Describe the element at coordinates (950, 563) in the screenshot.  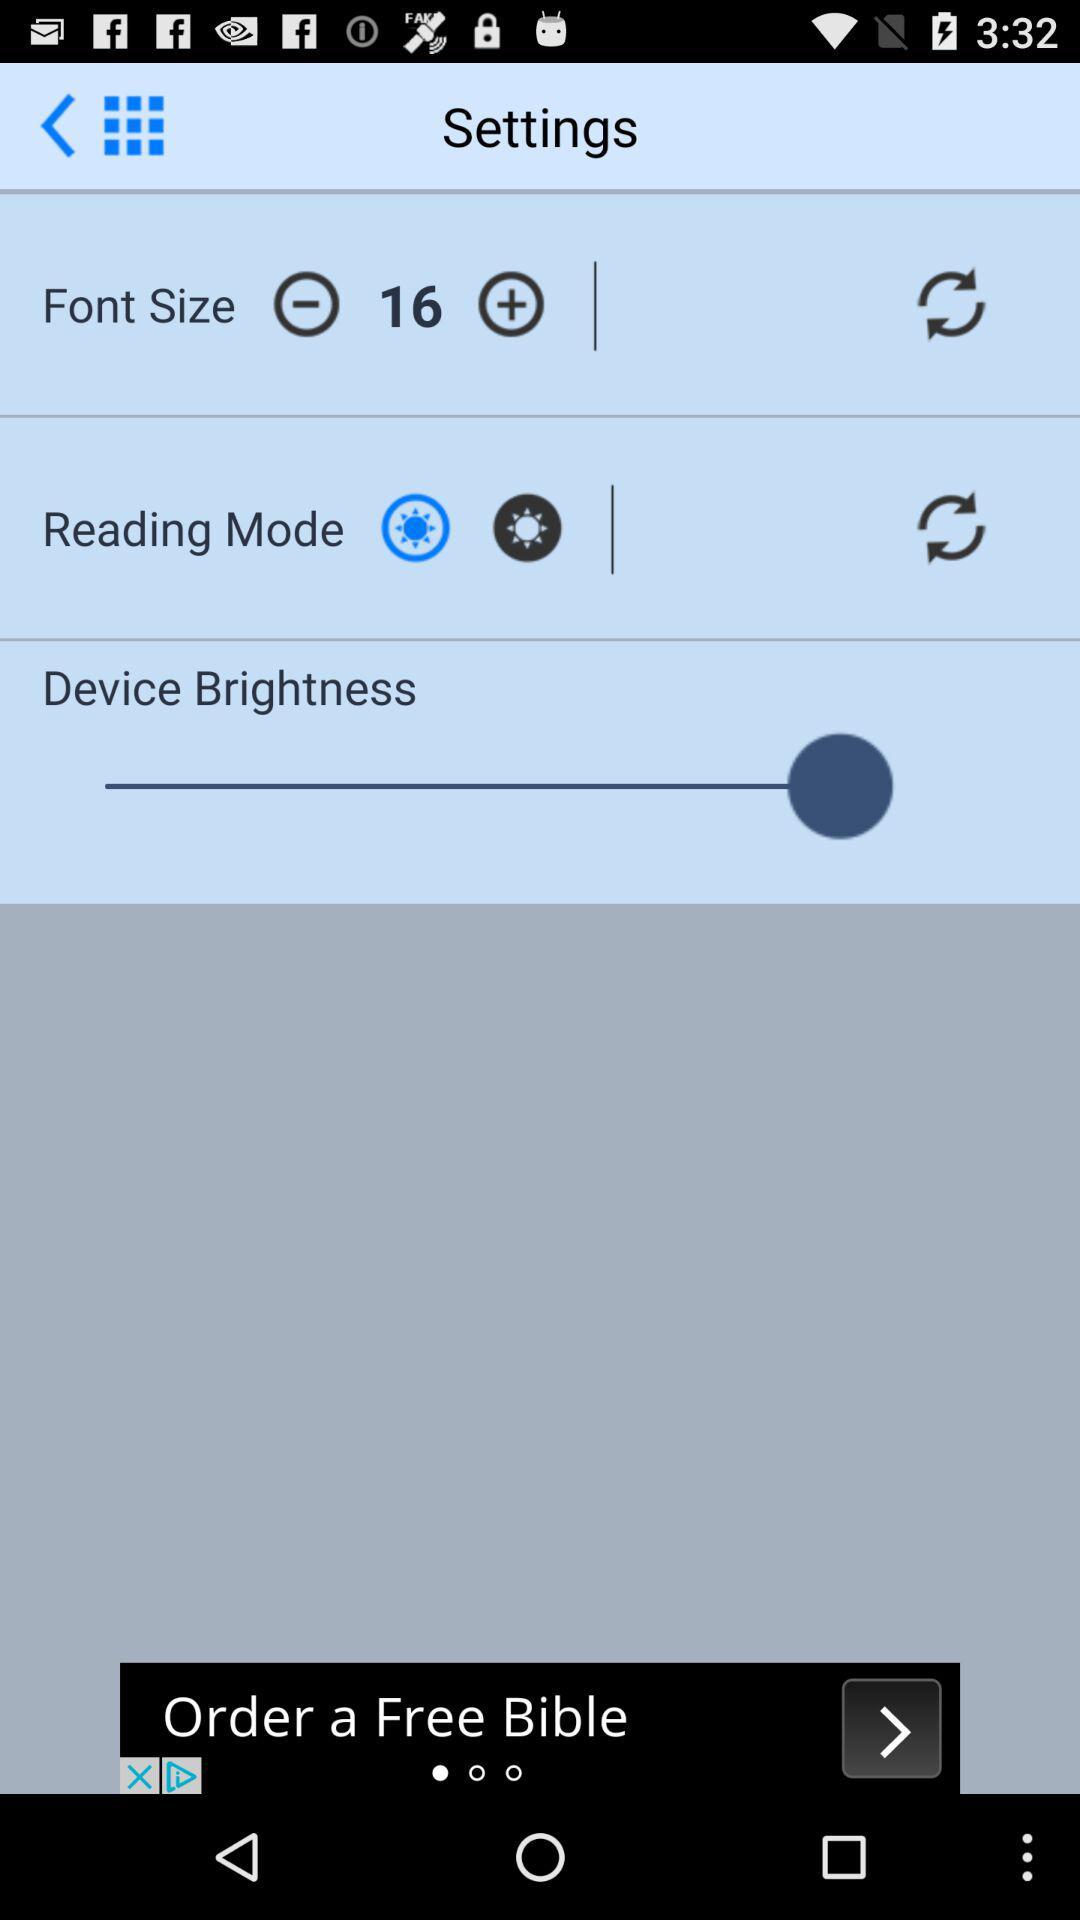
I see `the refresh icon` at that location.